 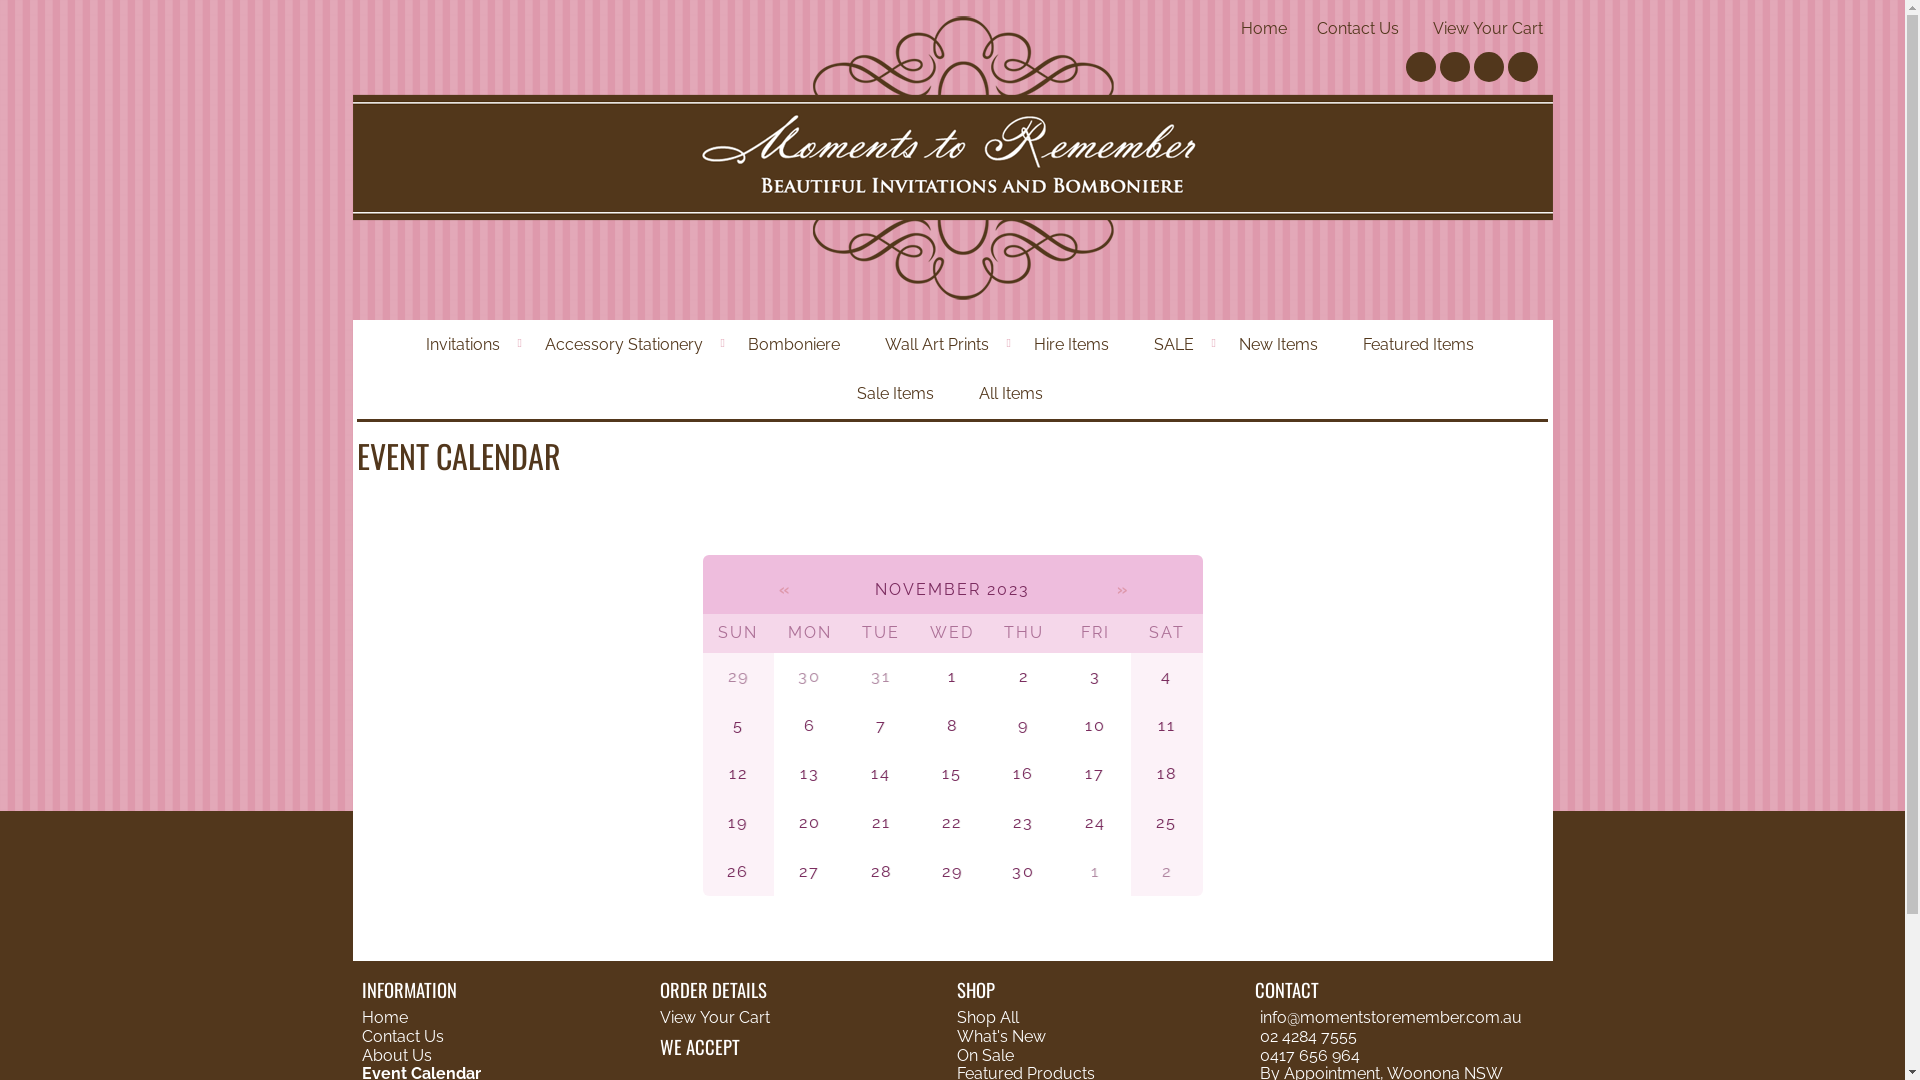 What do you see at coordinates (1308, 1035) in the screenshot?
I see `'02 4284 7555'` at bounding box center [1308, 1035].